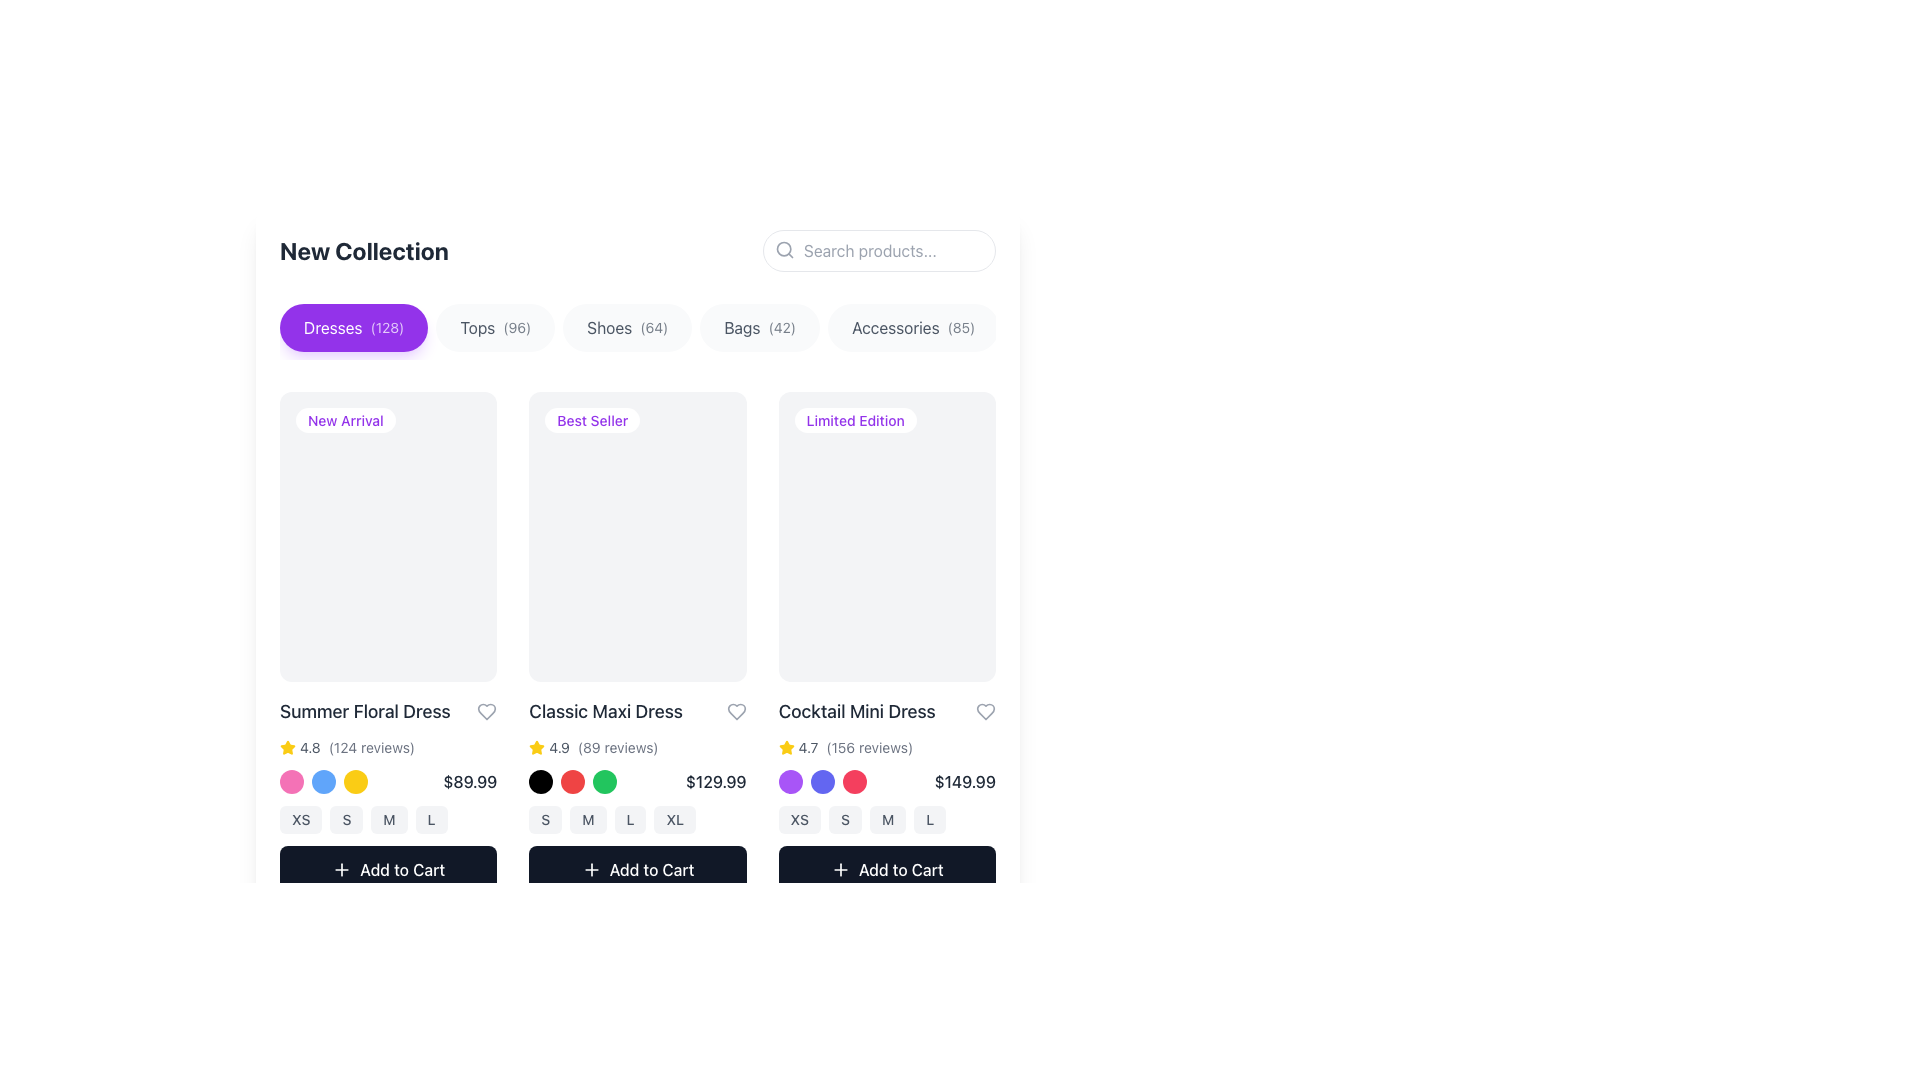 The height and width of the screenshot is (1080, 1920). I want to click on the text label displaying 'Bags' within the button labeled 'Bags(42)' in the navigation bar, so click(741, 326).